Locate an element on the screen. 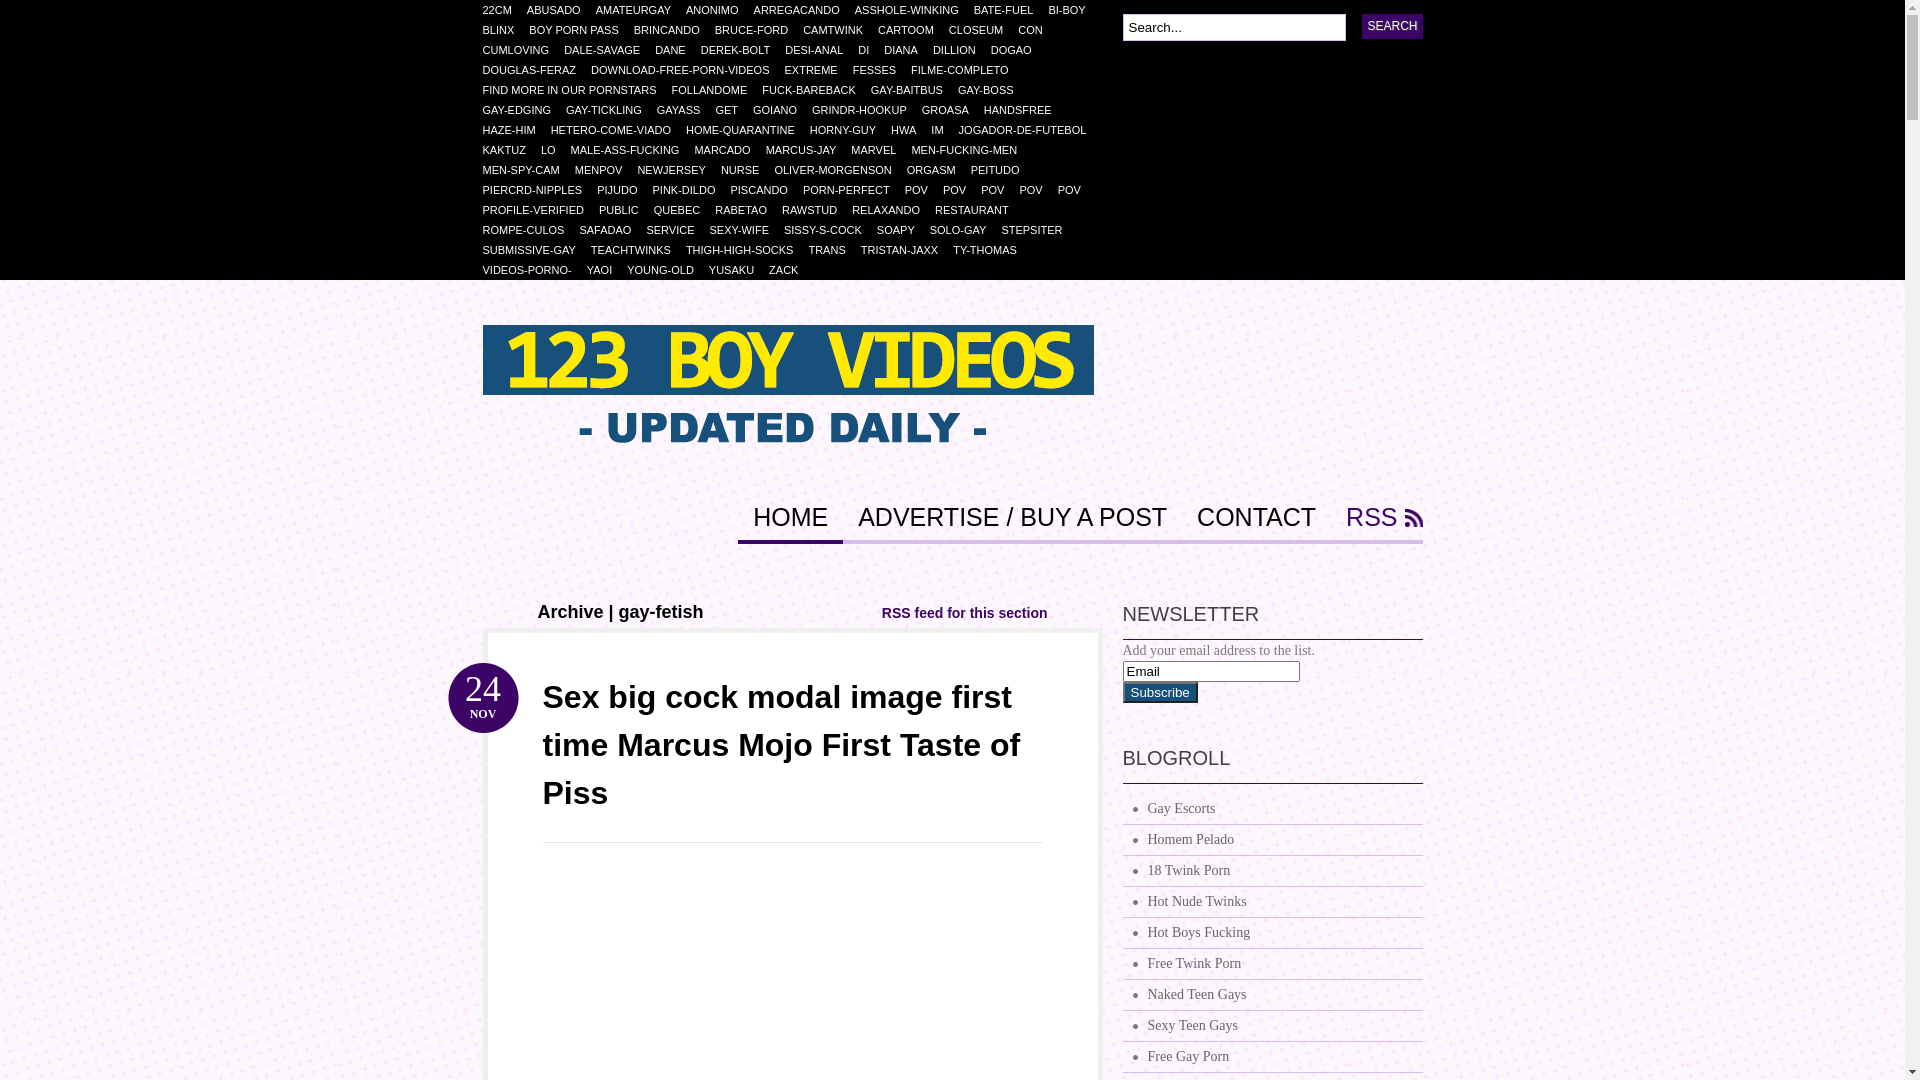  'ANONIMO' is located at coordinates (720, 10).